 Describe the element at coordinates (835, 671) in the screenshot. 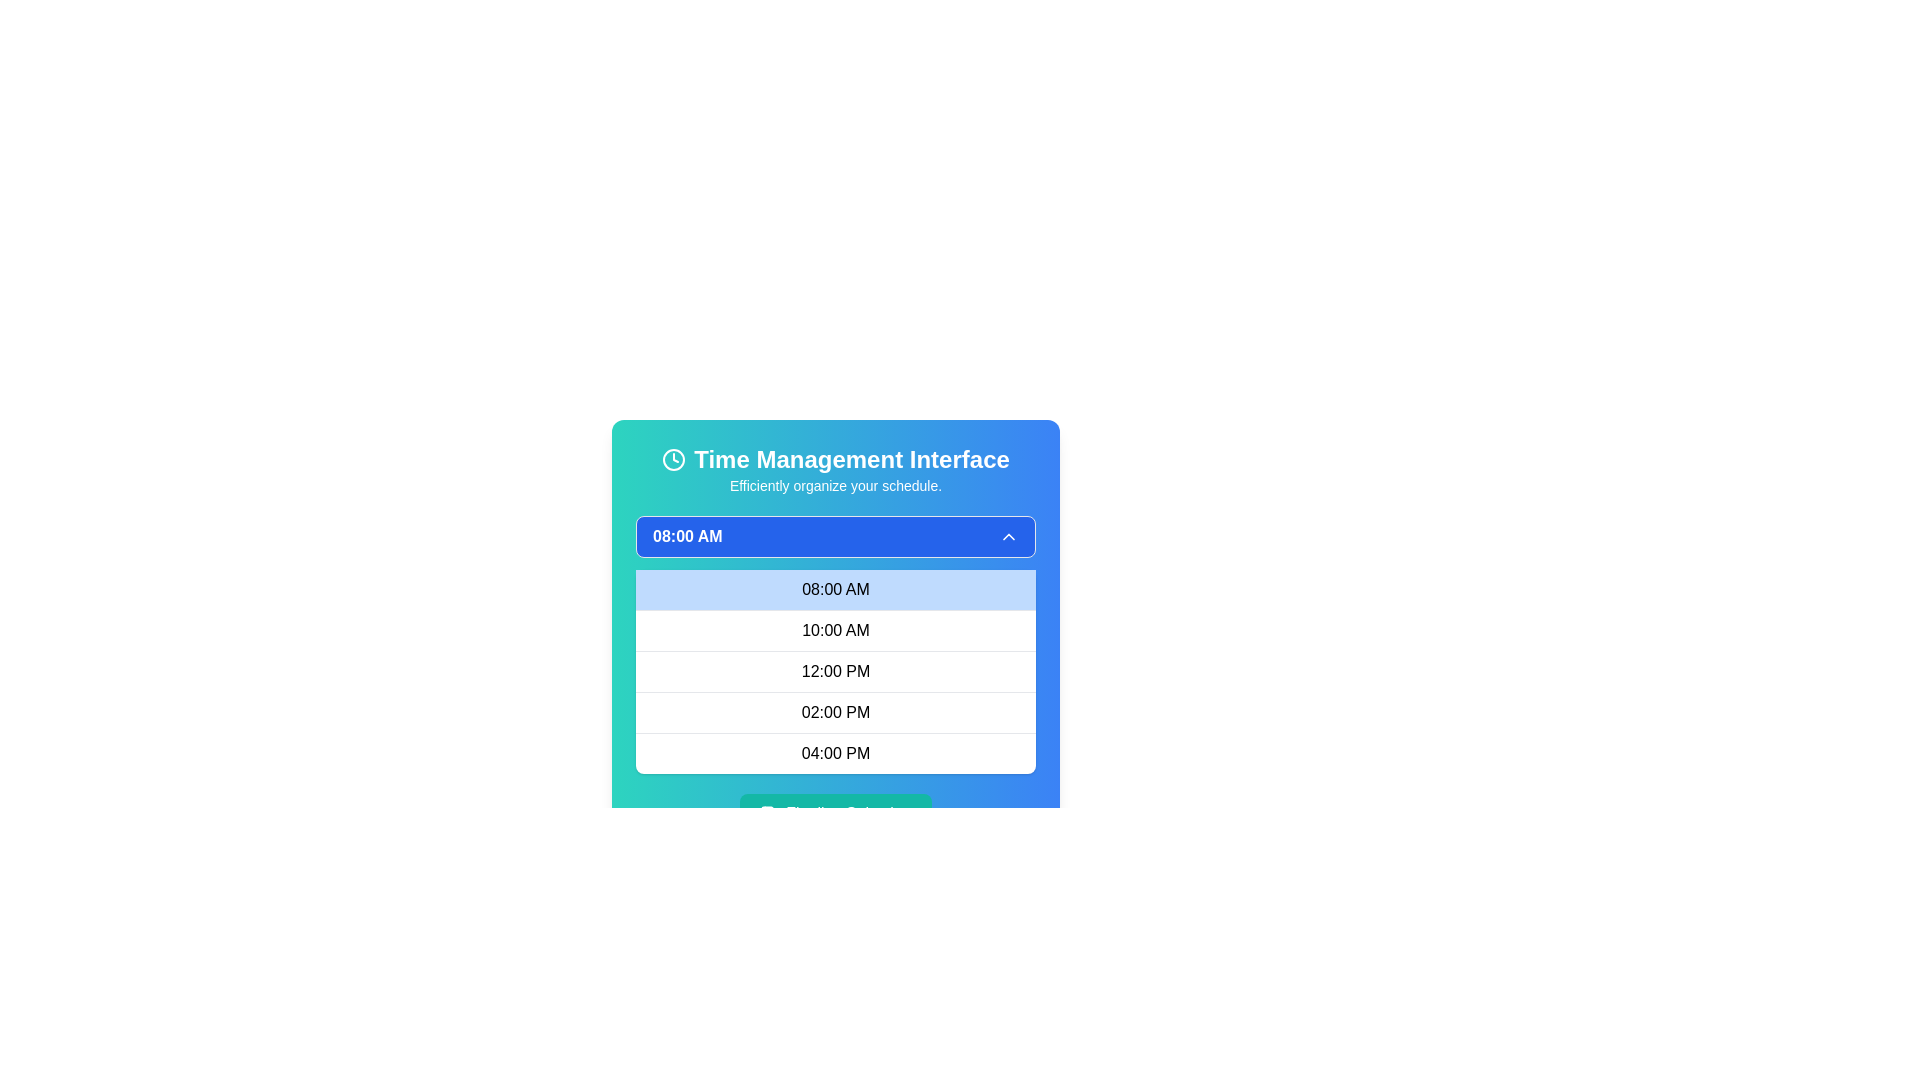

I see `the selectable list item for '12:00 PM', which is the third item in the time selection dropdown` at that location.